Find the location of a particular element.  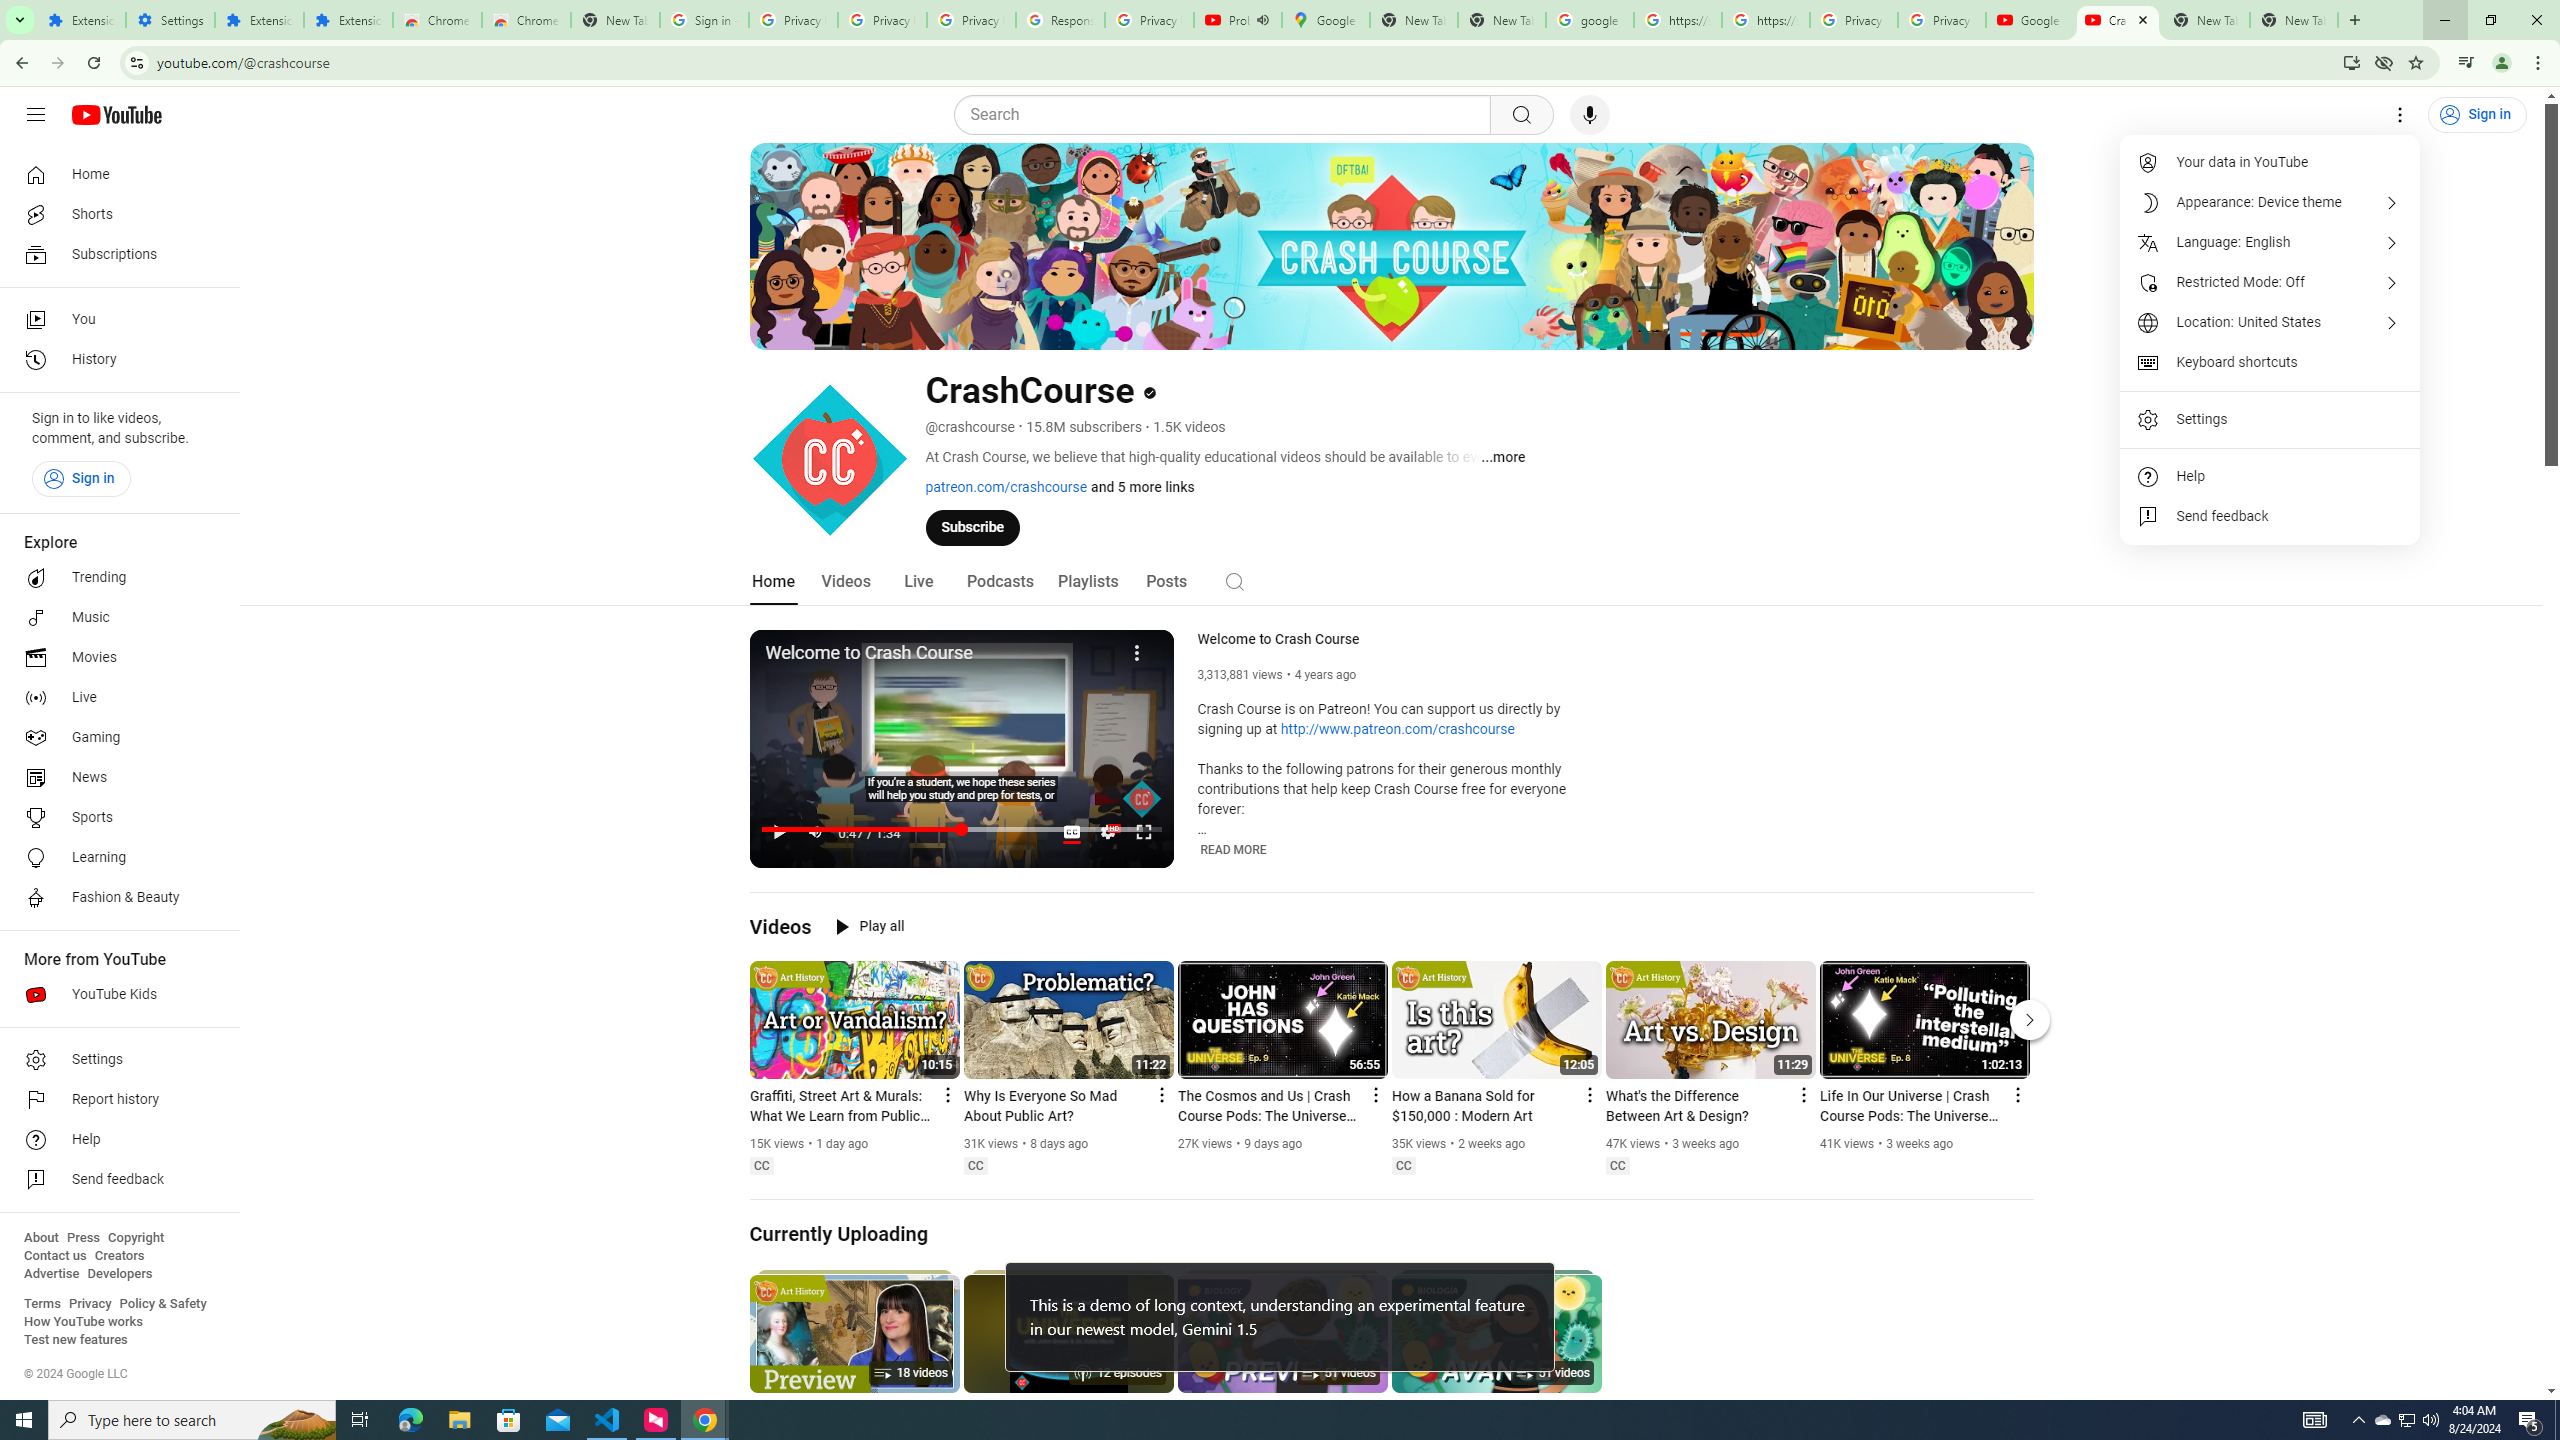

'YouTube Home' is located at coordinates (115, 114).